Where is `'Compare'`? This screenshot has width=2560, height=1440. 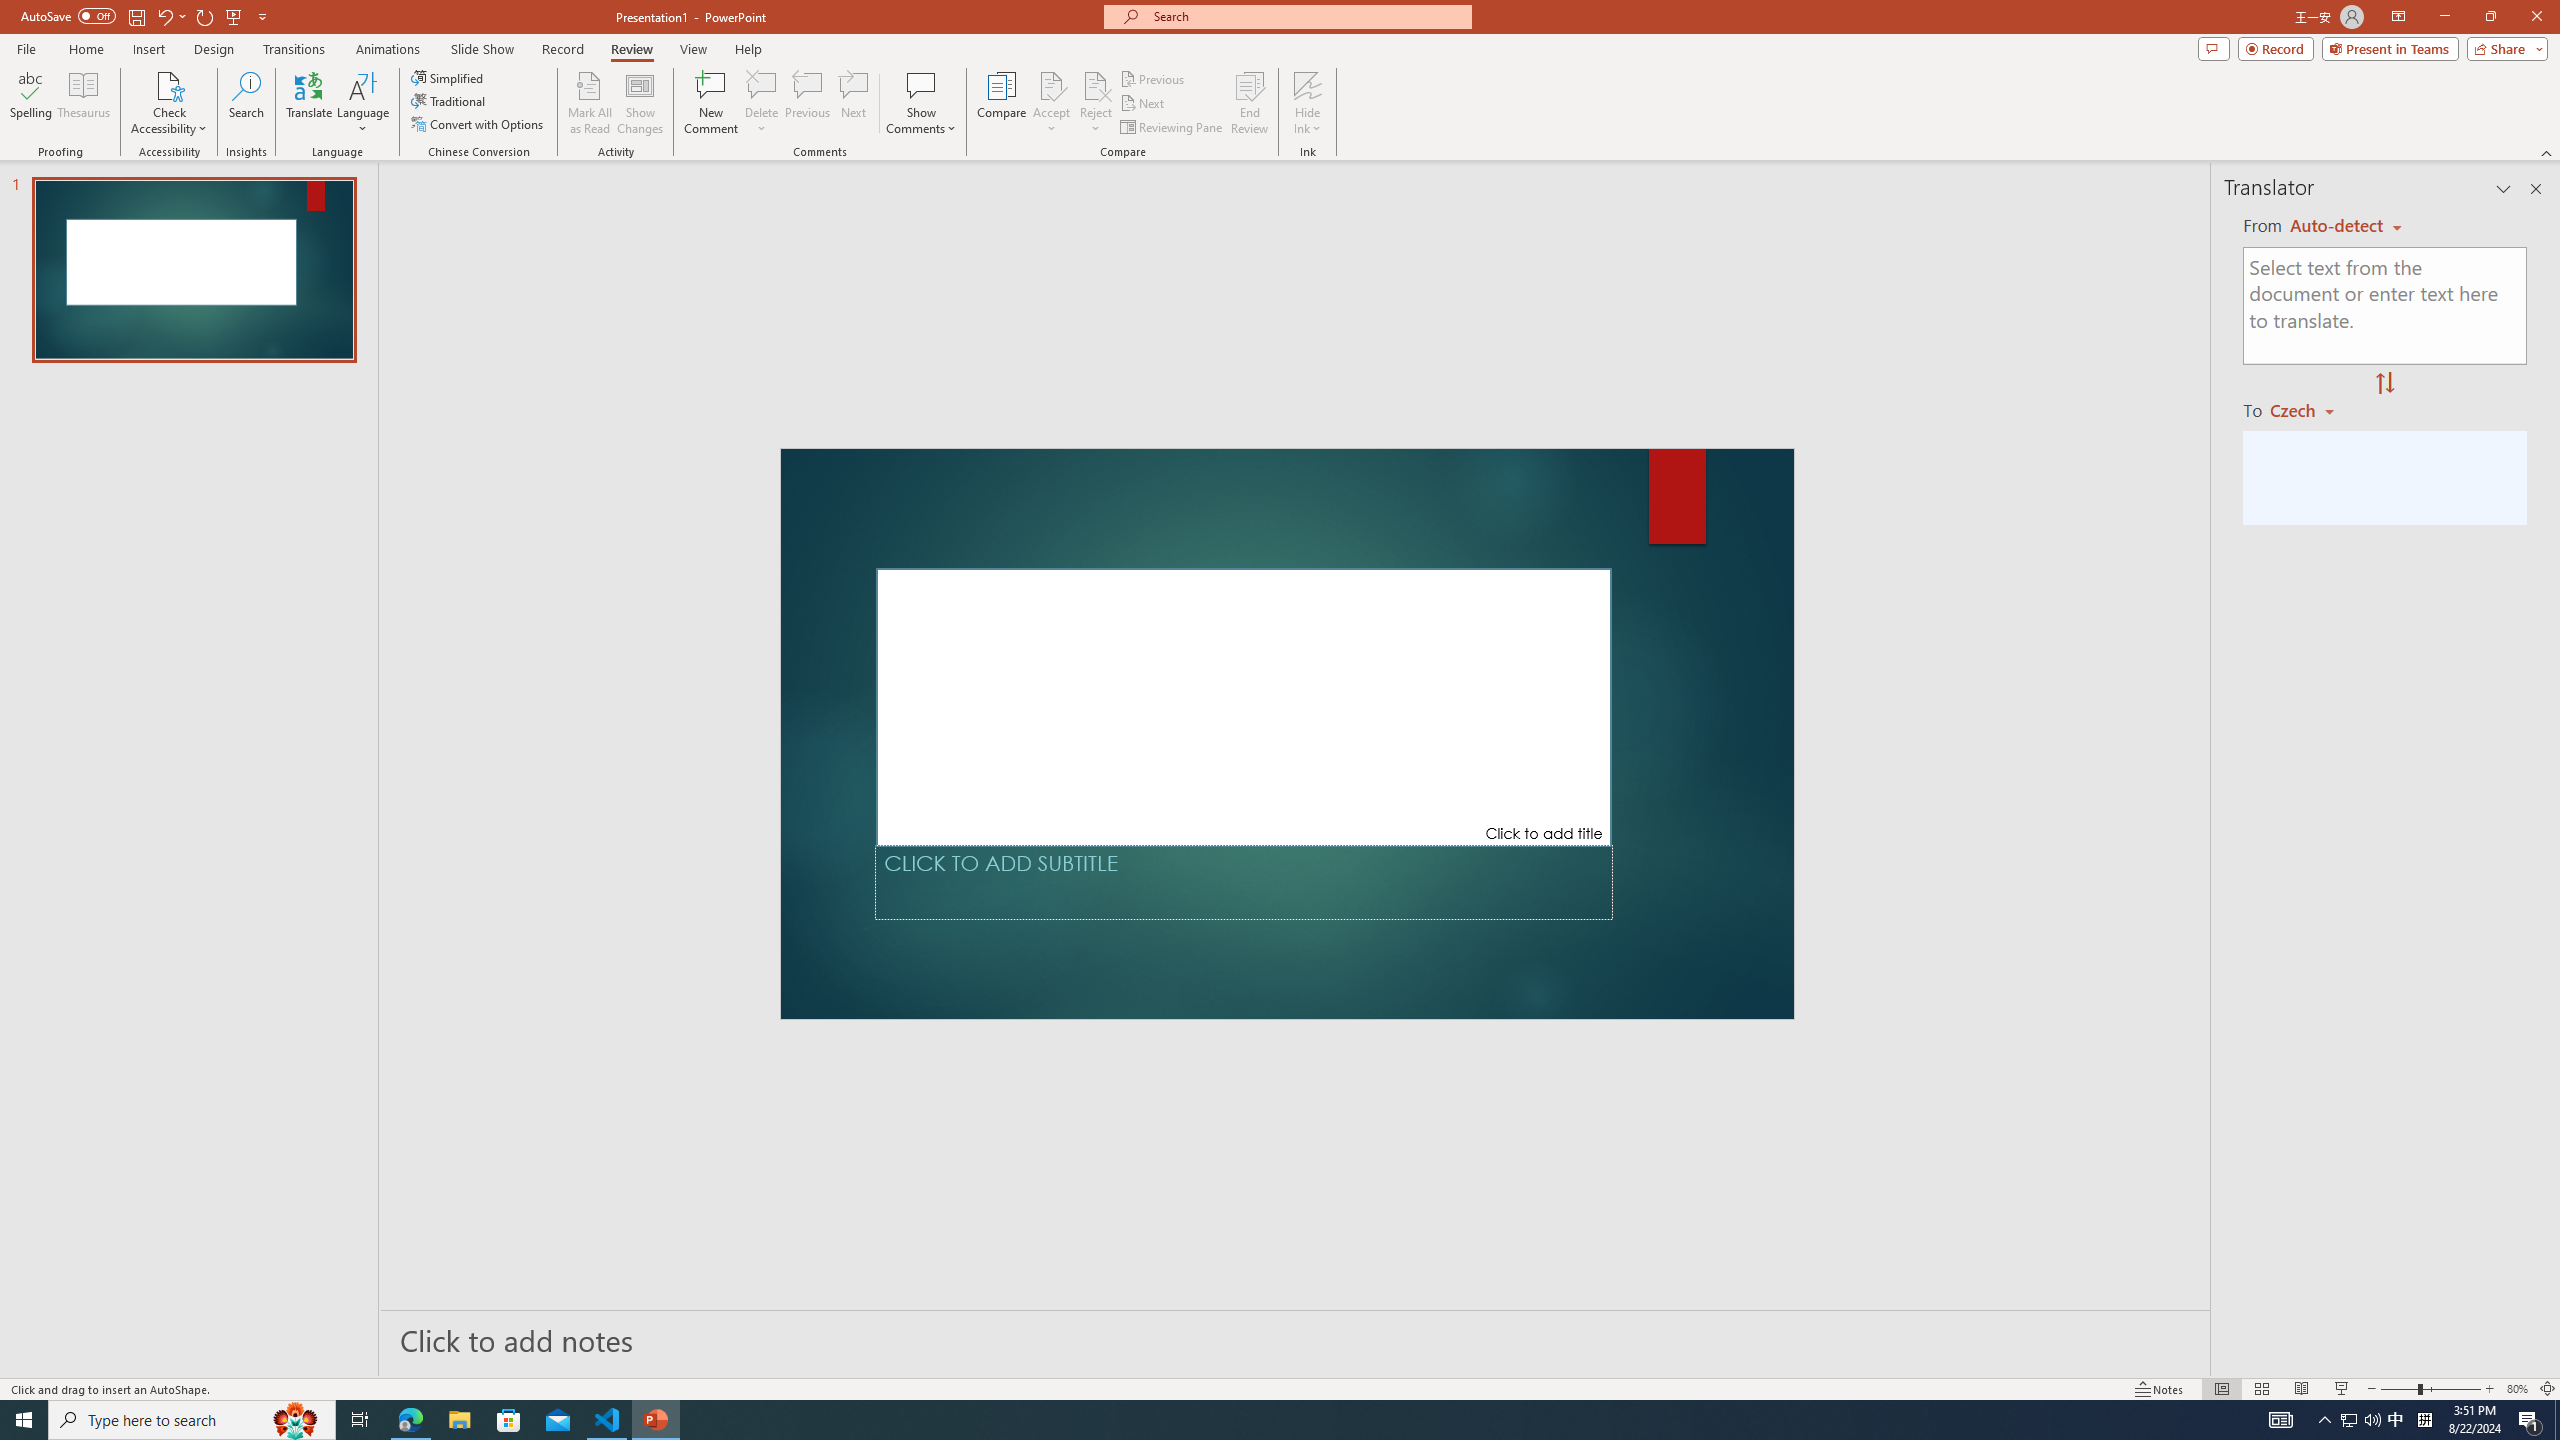 'Compare' is located at coordinates (1002, 103).